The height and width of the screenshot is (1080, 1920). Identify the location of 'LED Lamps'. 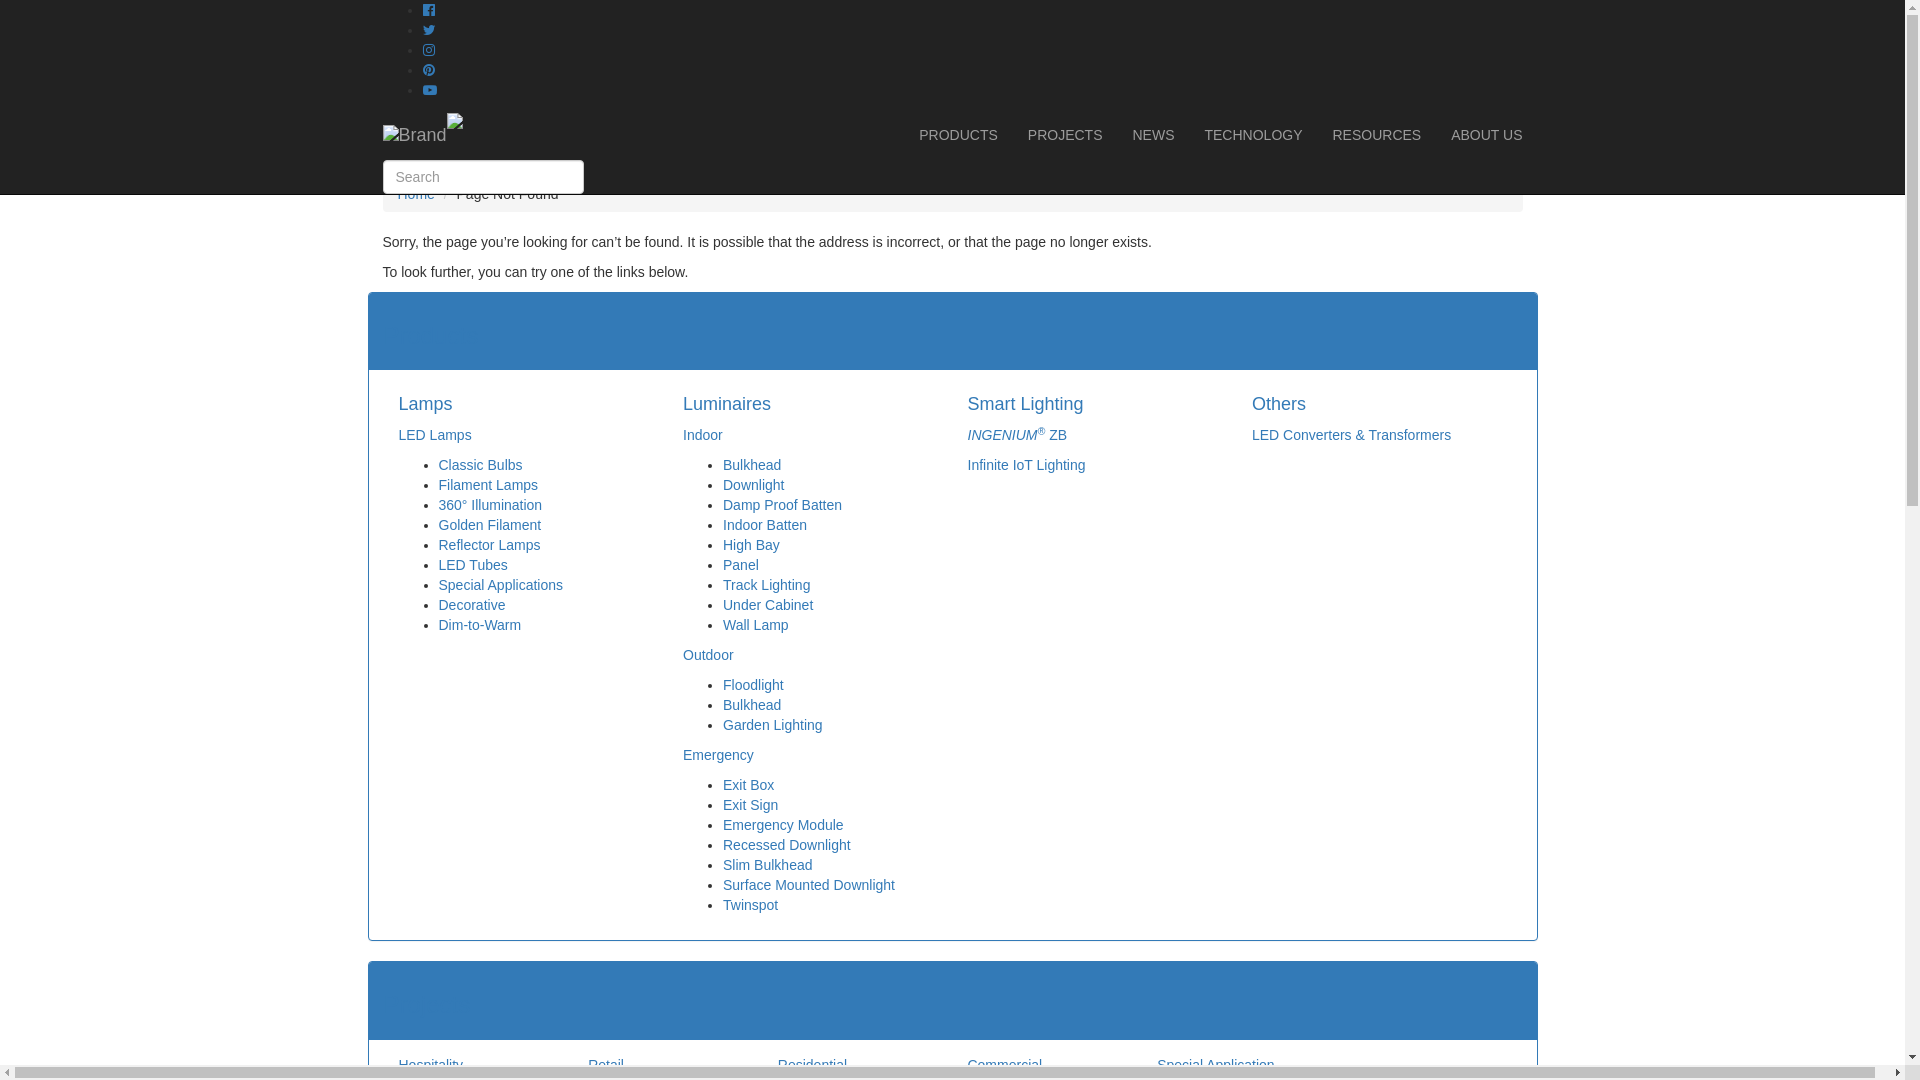
(433, 434).